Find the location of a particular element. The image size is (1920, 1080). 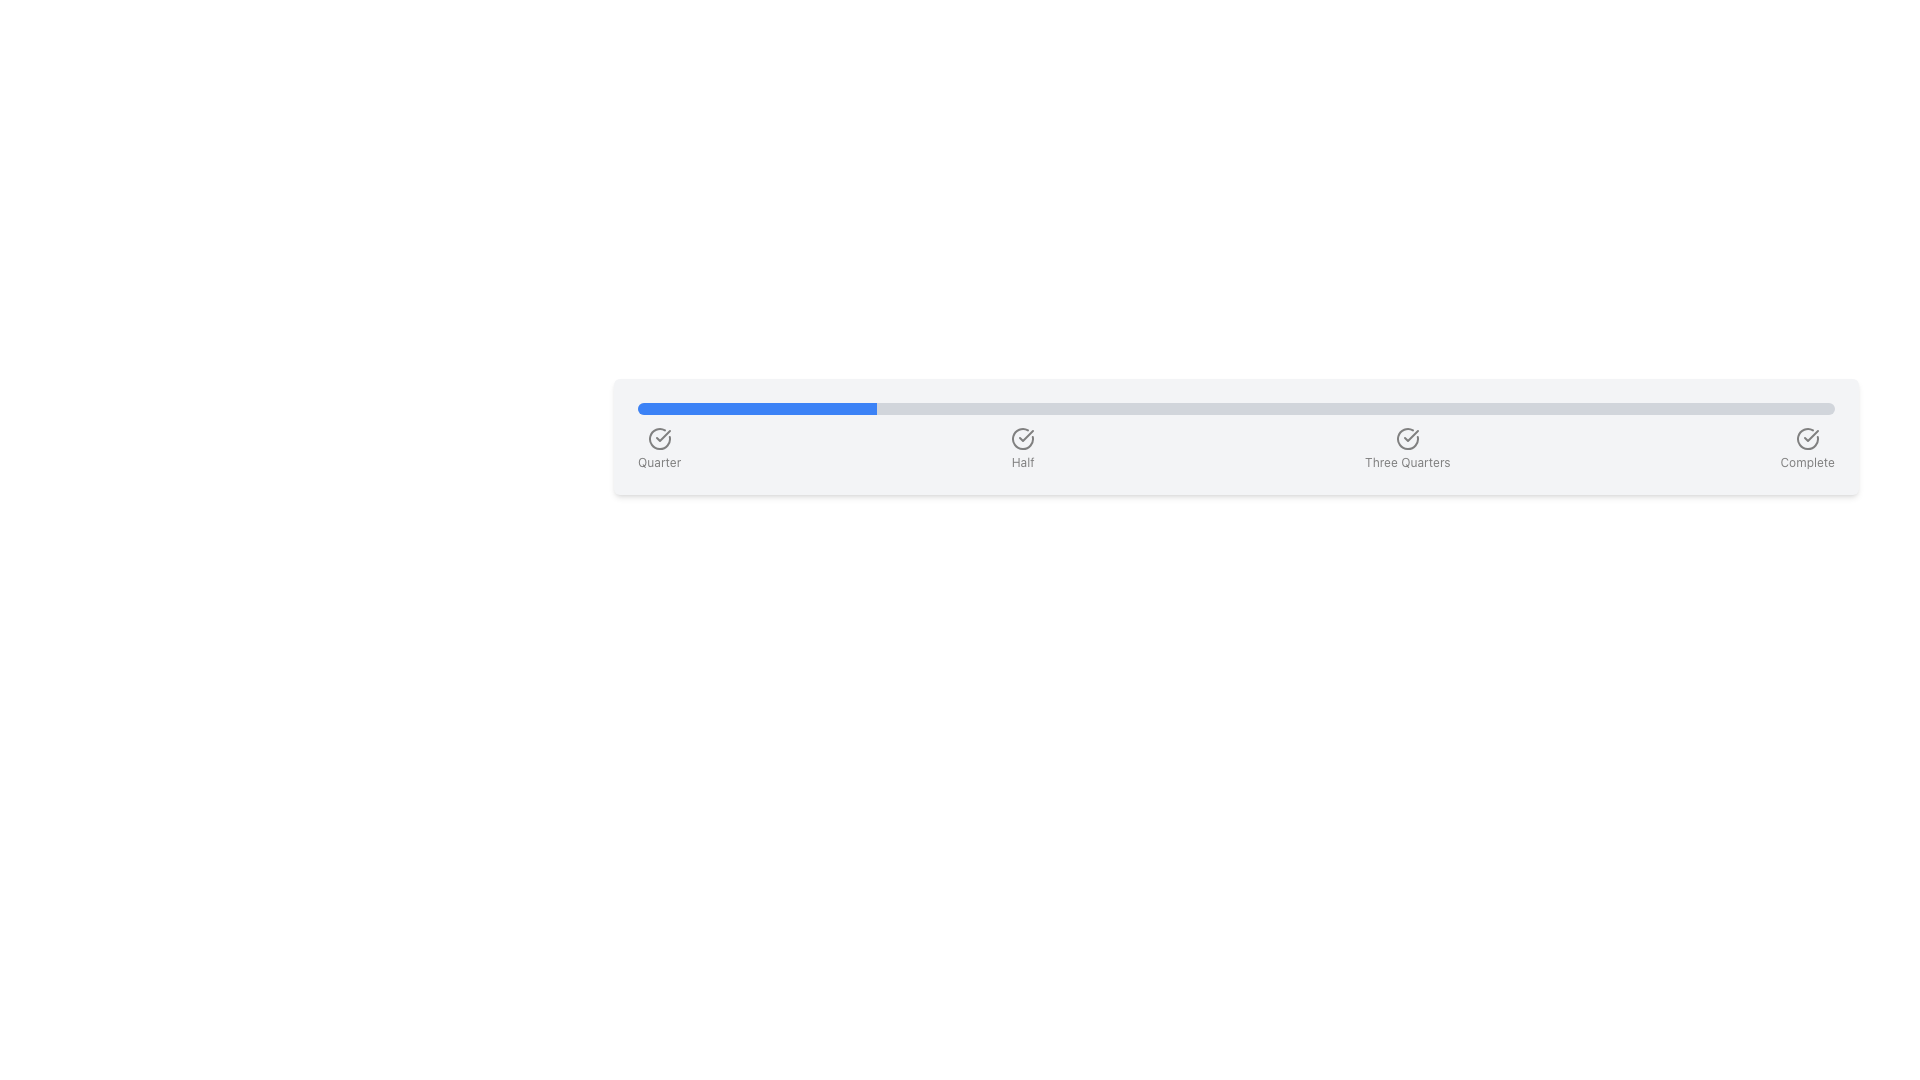

the status indicator labeled 'Complete', which is the fourth element in a sequence of progress indicators, to gather status information is located at coordinates (1807, 447).